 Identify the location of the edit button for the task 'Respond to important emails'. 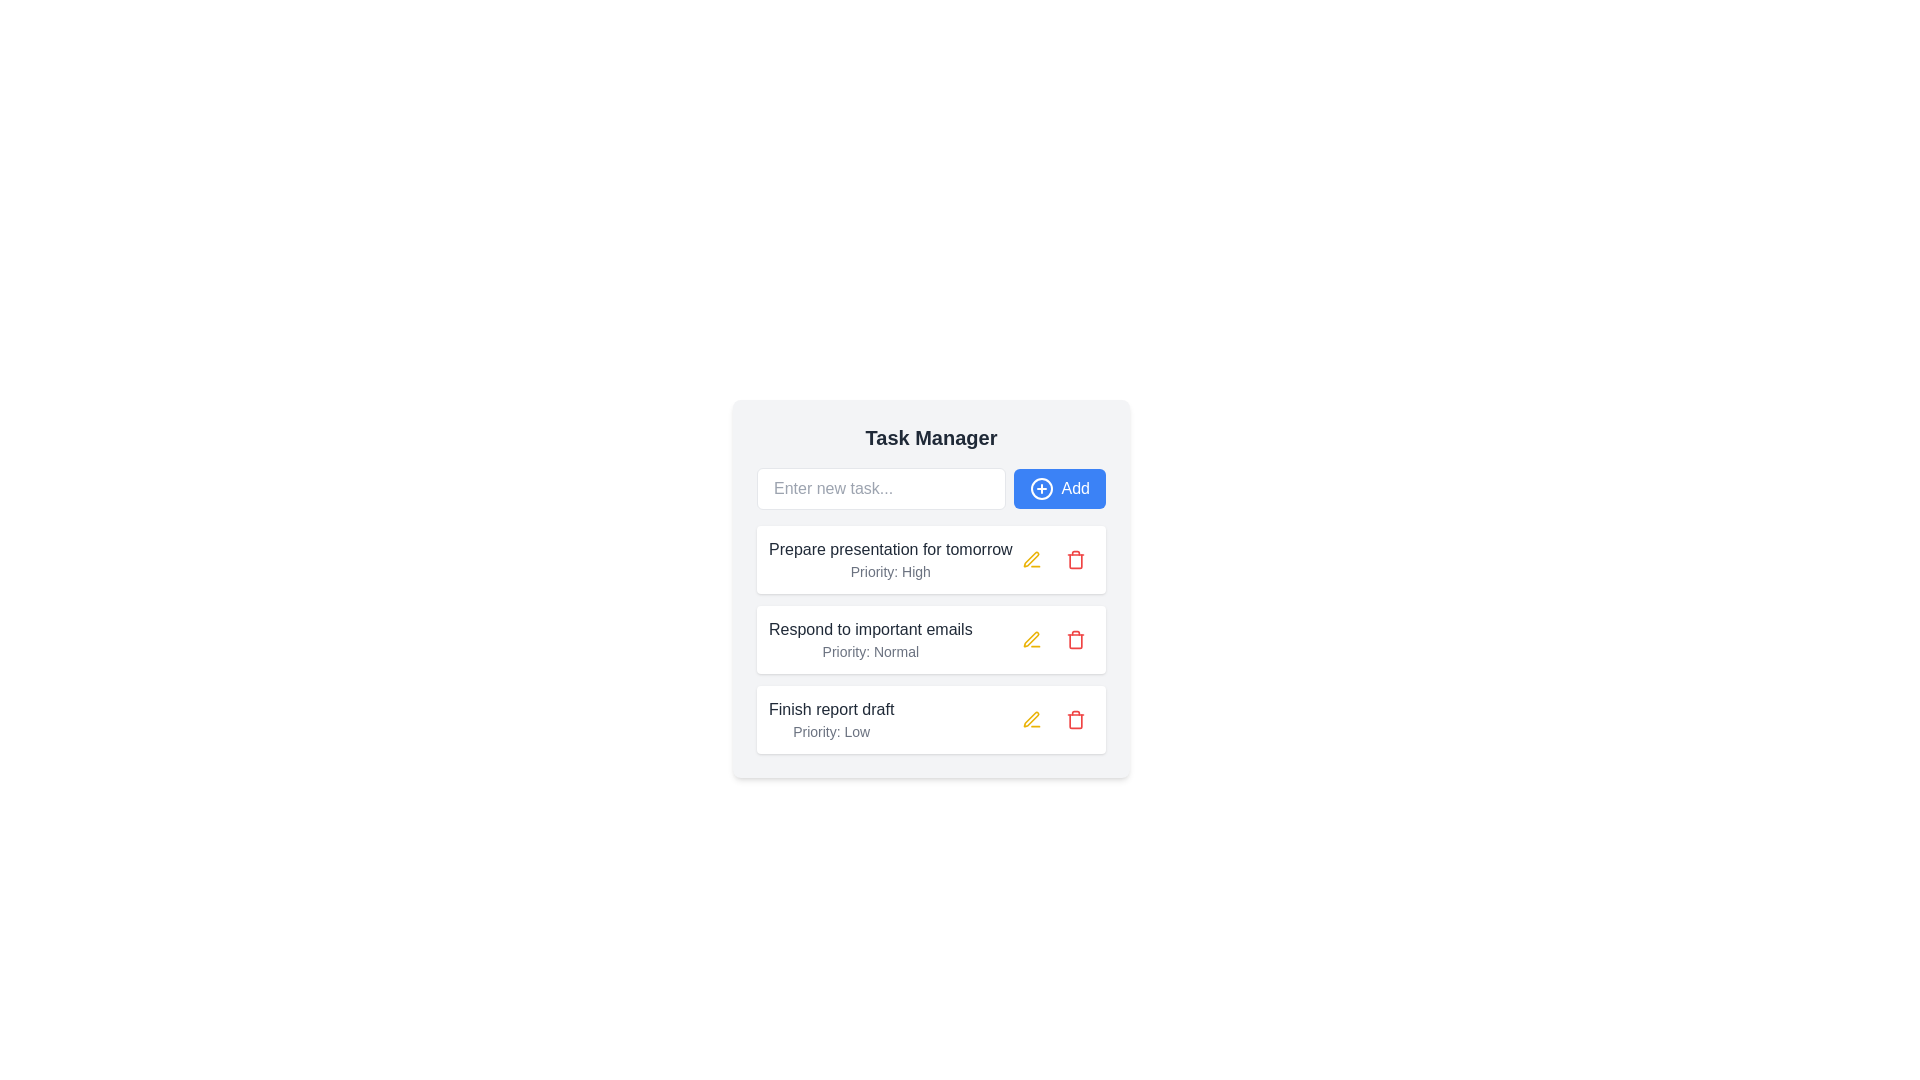
(1032, 640).